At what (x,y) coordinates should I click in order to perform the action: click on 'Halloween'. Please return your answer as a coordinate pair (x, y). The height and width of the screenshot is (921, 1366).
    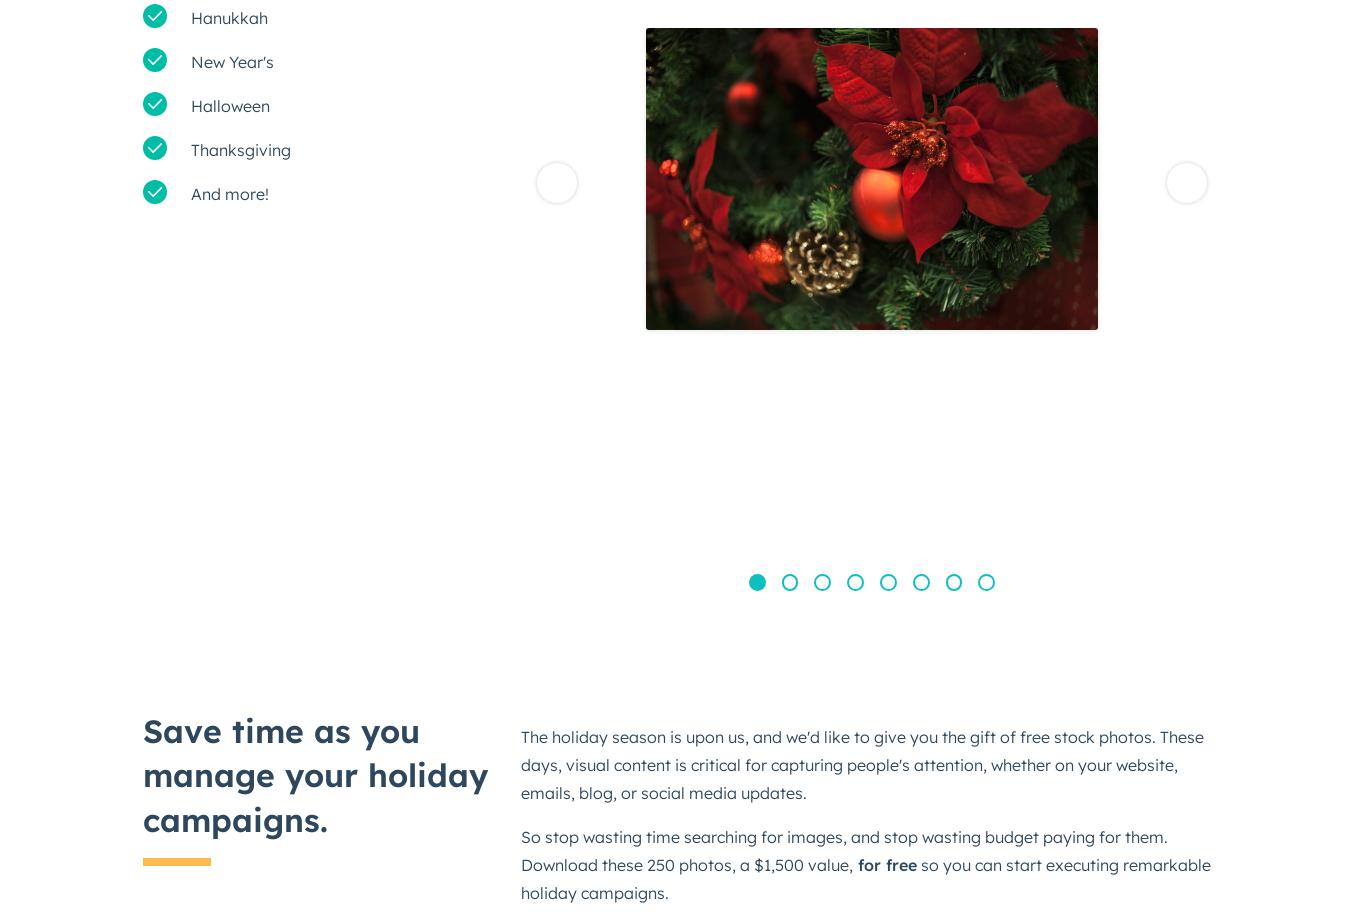
    Looking at the image, I should click on (230, 104).